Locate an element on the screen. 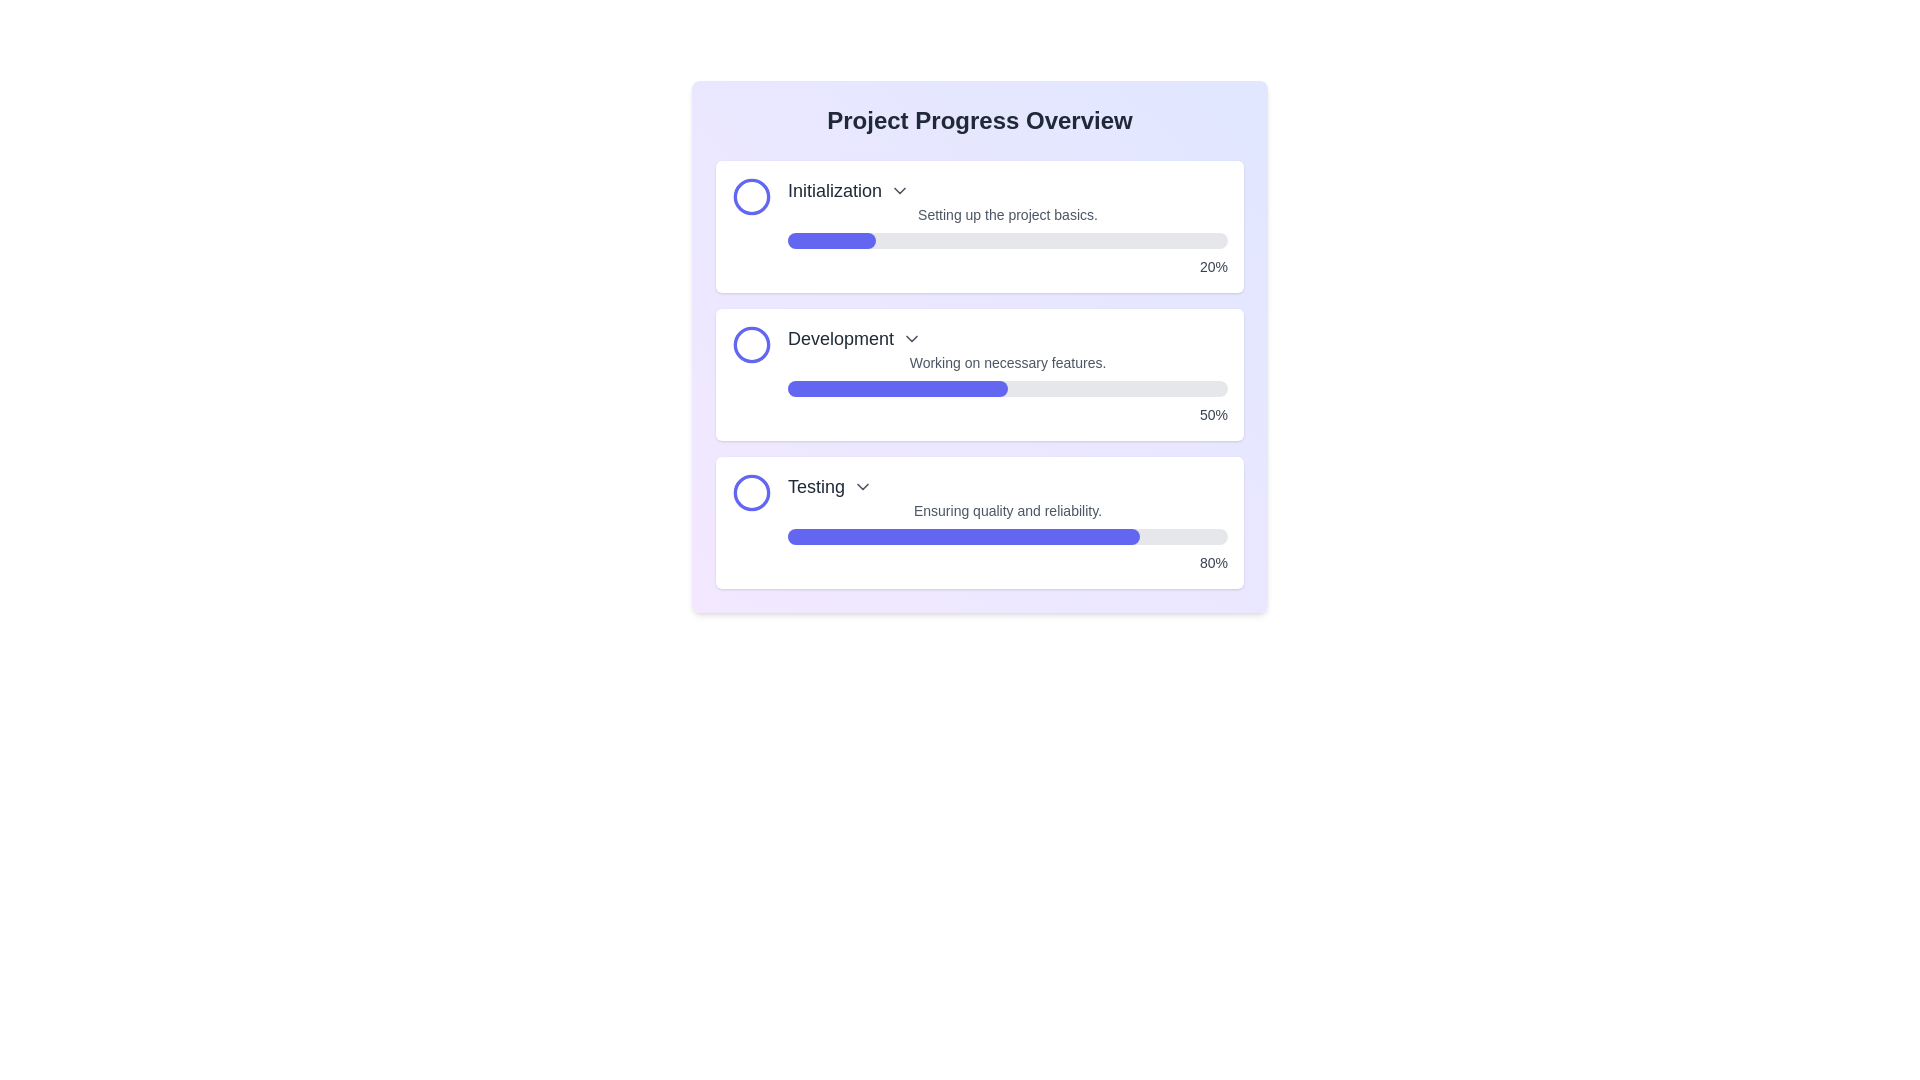  the static text label providing additional context for the 'Testing' phase of the project progress, located beneath the 'Testing' label and icon is located at coordinates (1008, 509).